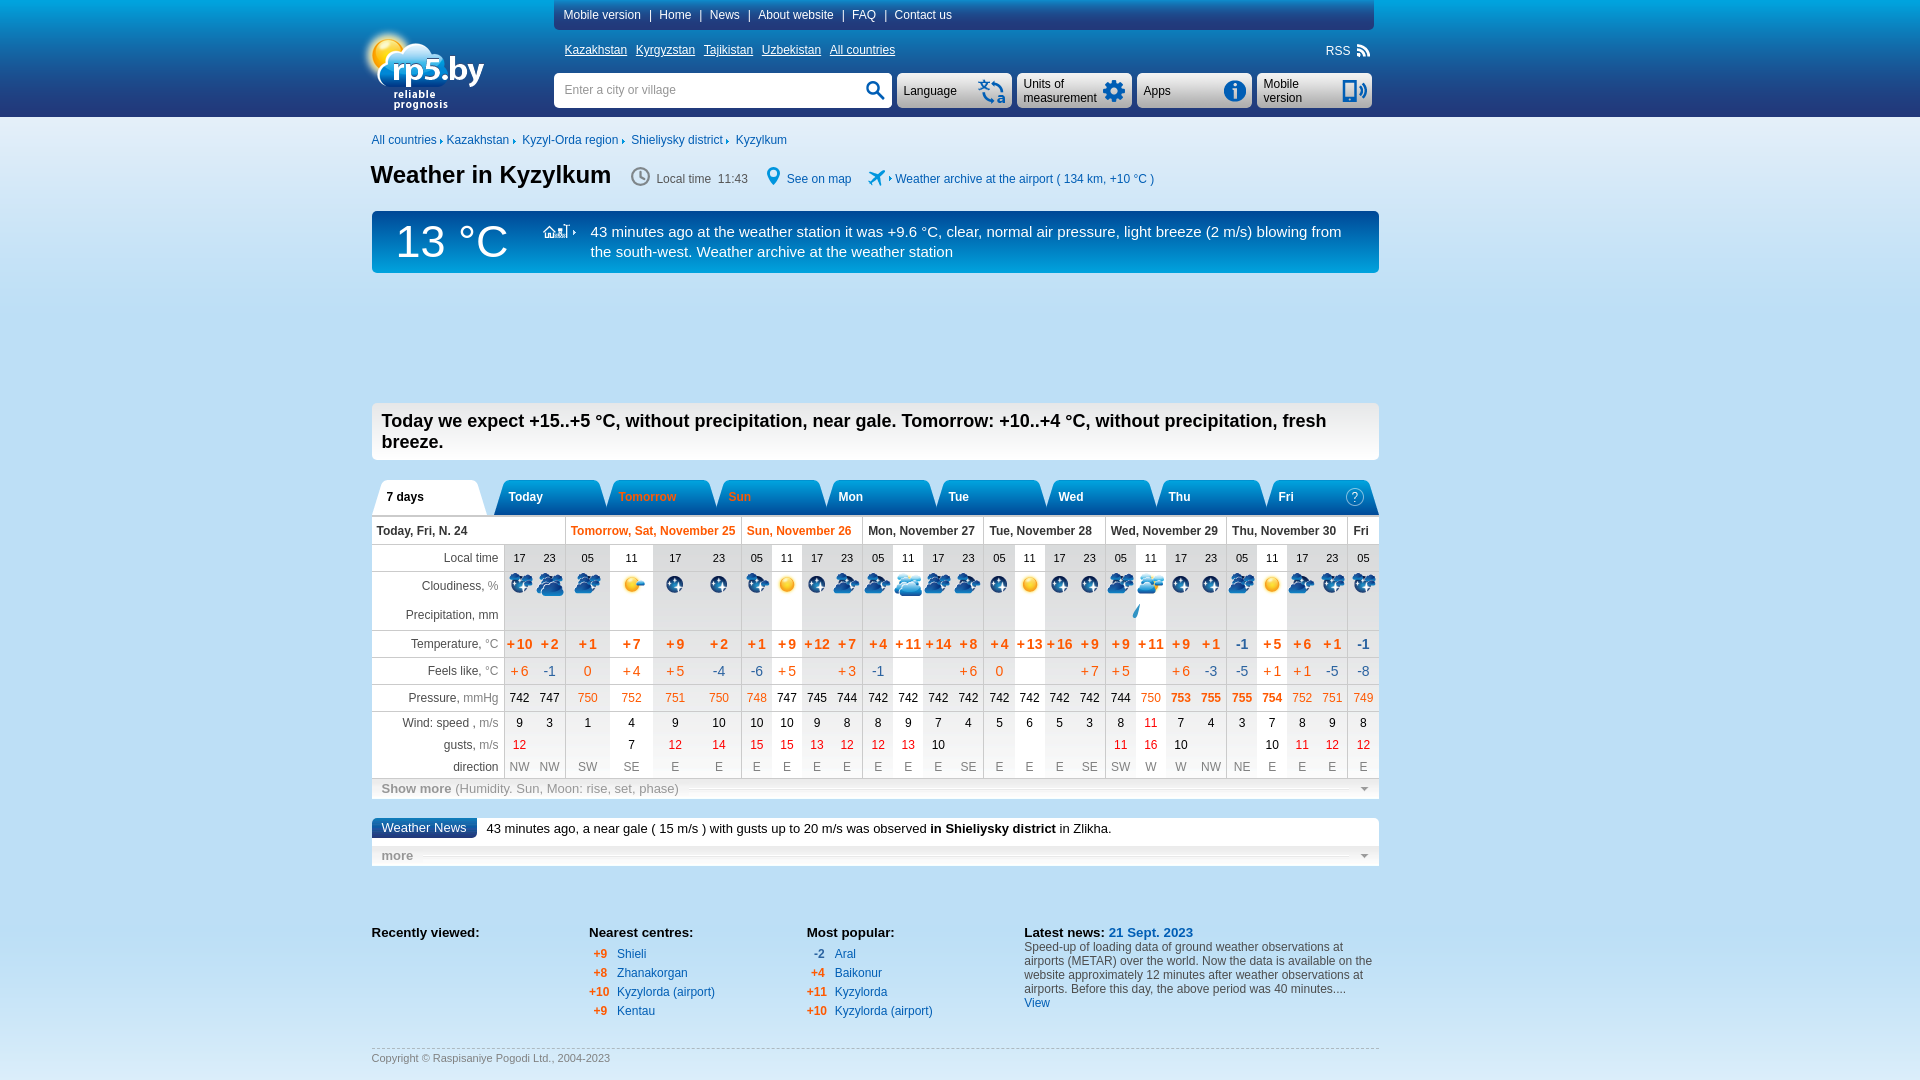 Image resolution: width=1920 pixels, height=1080 pixels. Describe the element at coordinates (796, 15) in the screenshot. I see `'About website'` at that location.